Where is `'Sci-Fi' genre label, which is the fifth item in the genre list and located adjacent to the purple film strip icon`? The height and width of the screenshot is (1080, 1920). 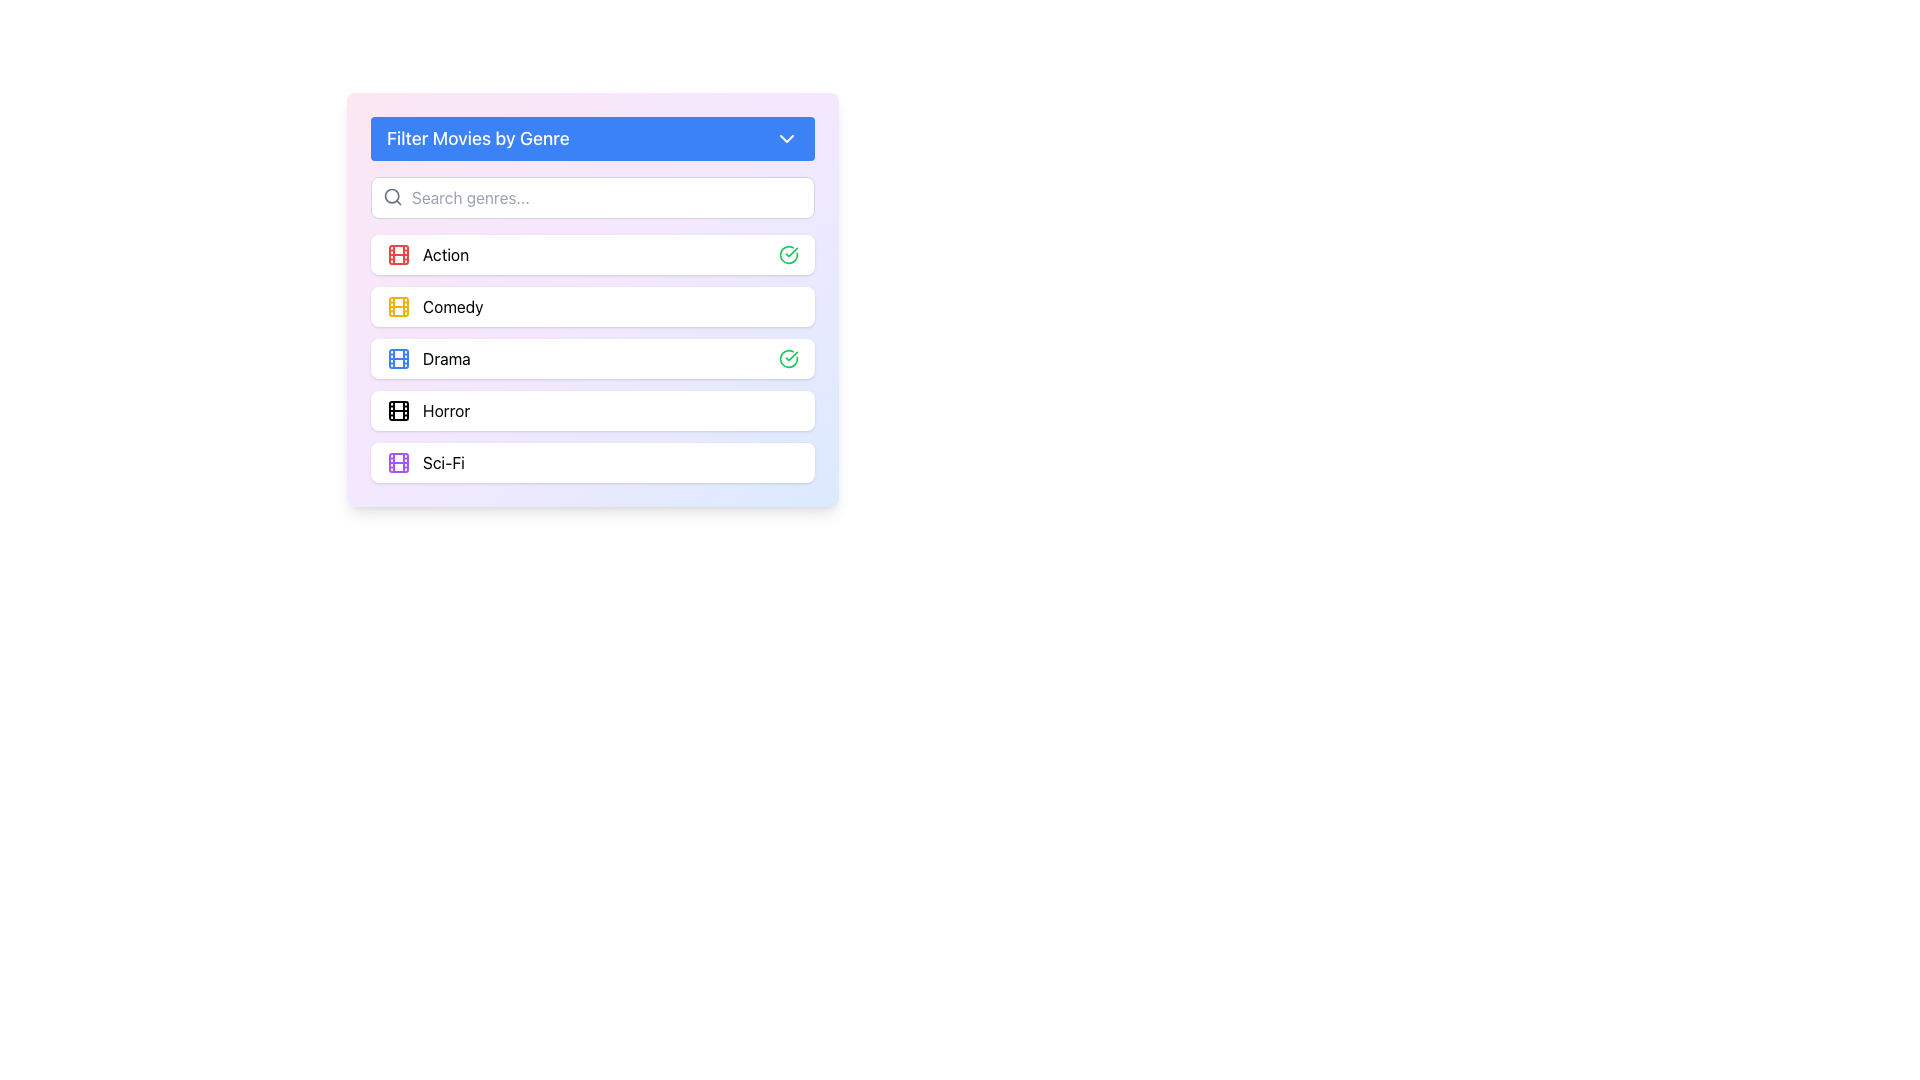 'Sci-Fi' genre label, which is the fifth item in the genre list and located adjacent to the purple film strip icon is located at coordinates (442, 462).